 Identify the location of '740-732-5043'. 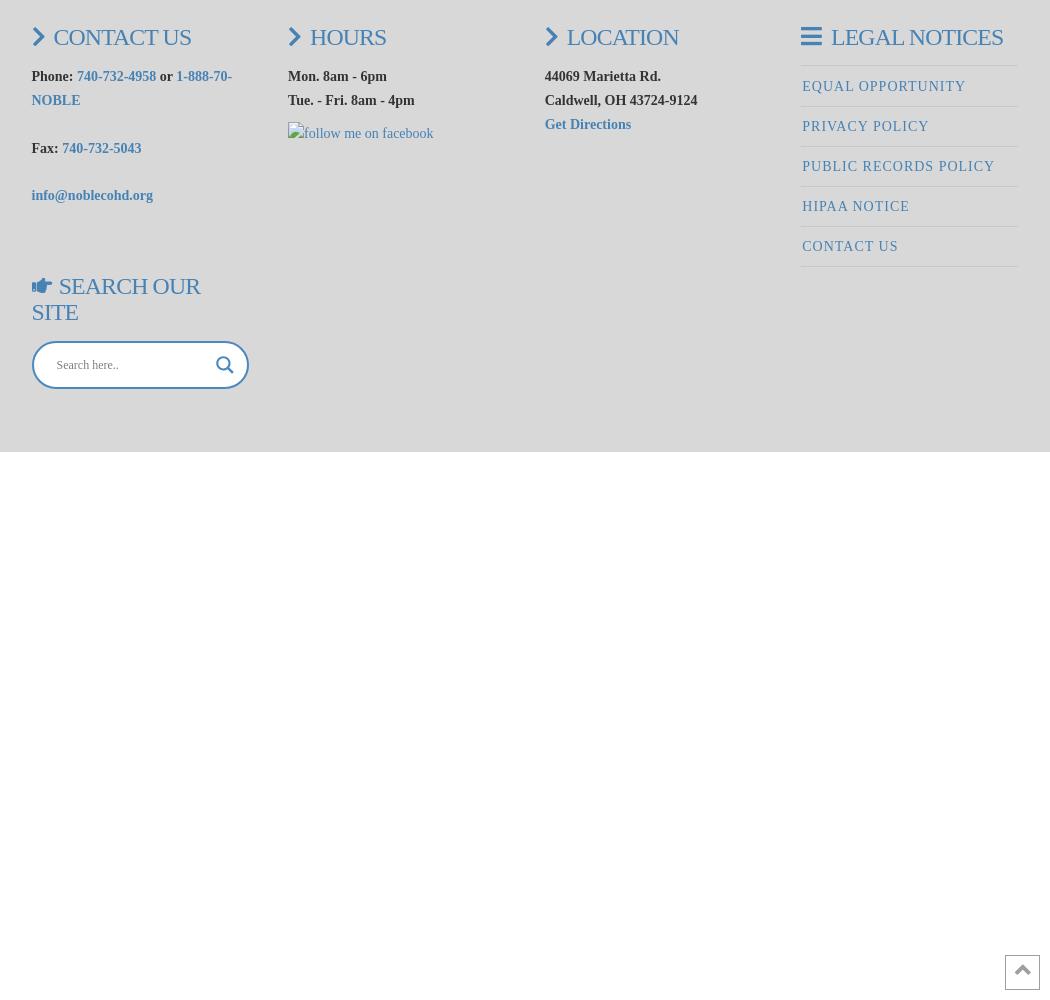
(101, 147).